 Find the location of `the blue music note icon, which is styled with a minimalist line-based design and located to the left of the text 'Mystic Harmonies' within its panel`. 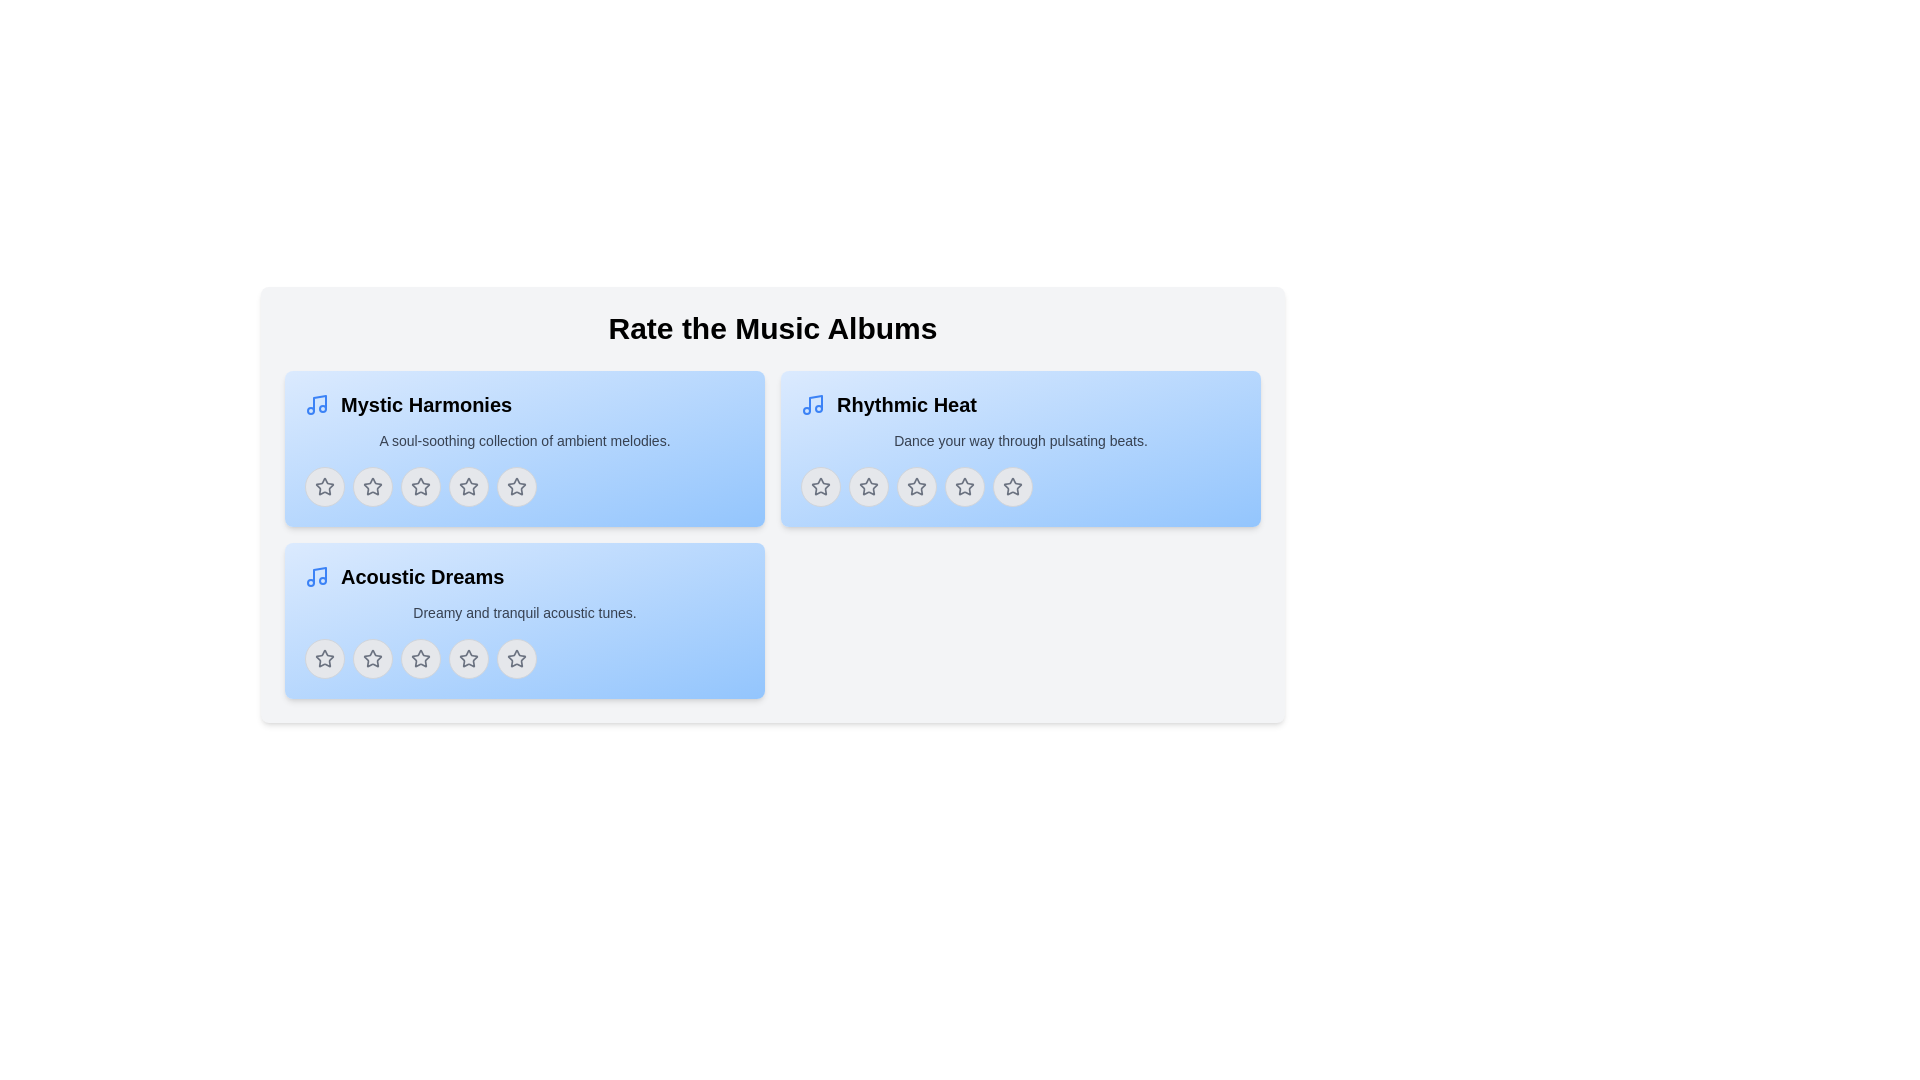

the blue music note icon, which is styled with a minimalist line-based design and located to the left of the text 'Mystic Harmonies' within its panel is located at coordinates (315, 405).